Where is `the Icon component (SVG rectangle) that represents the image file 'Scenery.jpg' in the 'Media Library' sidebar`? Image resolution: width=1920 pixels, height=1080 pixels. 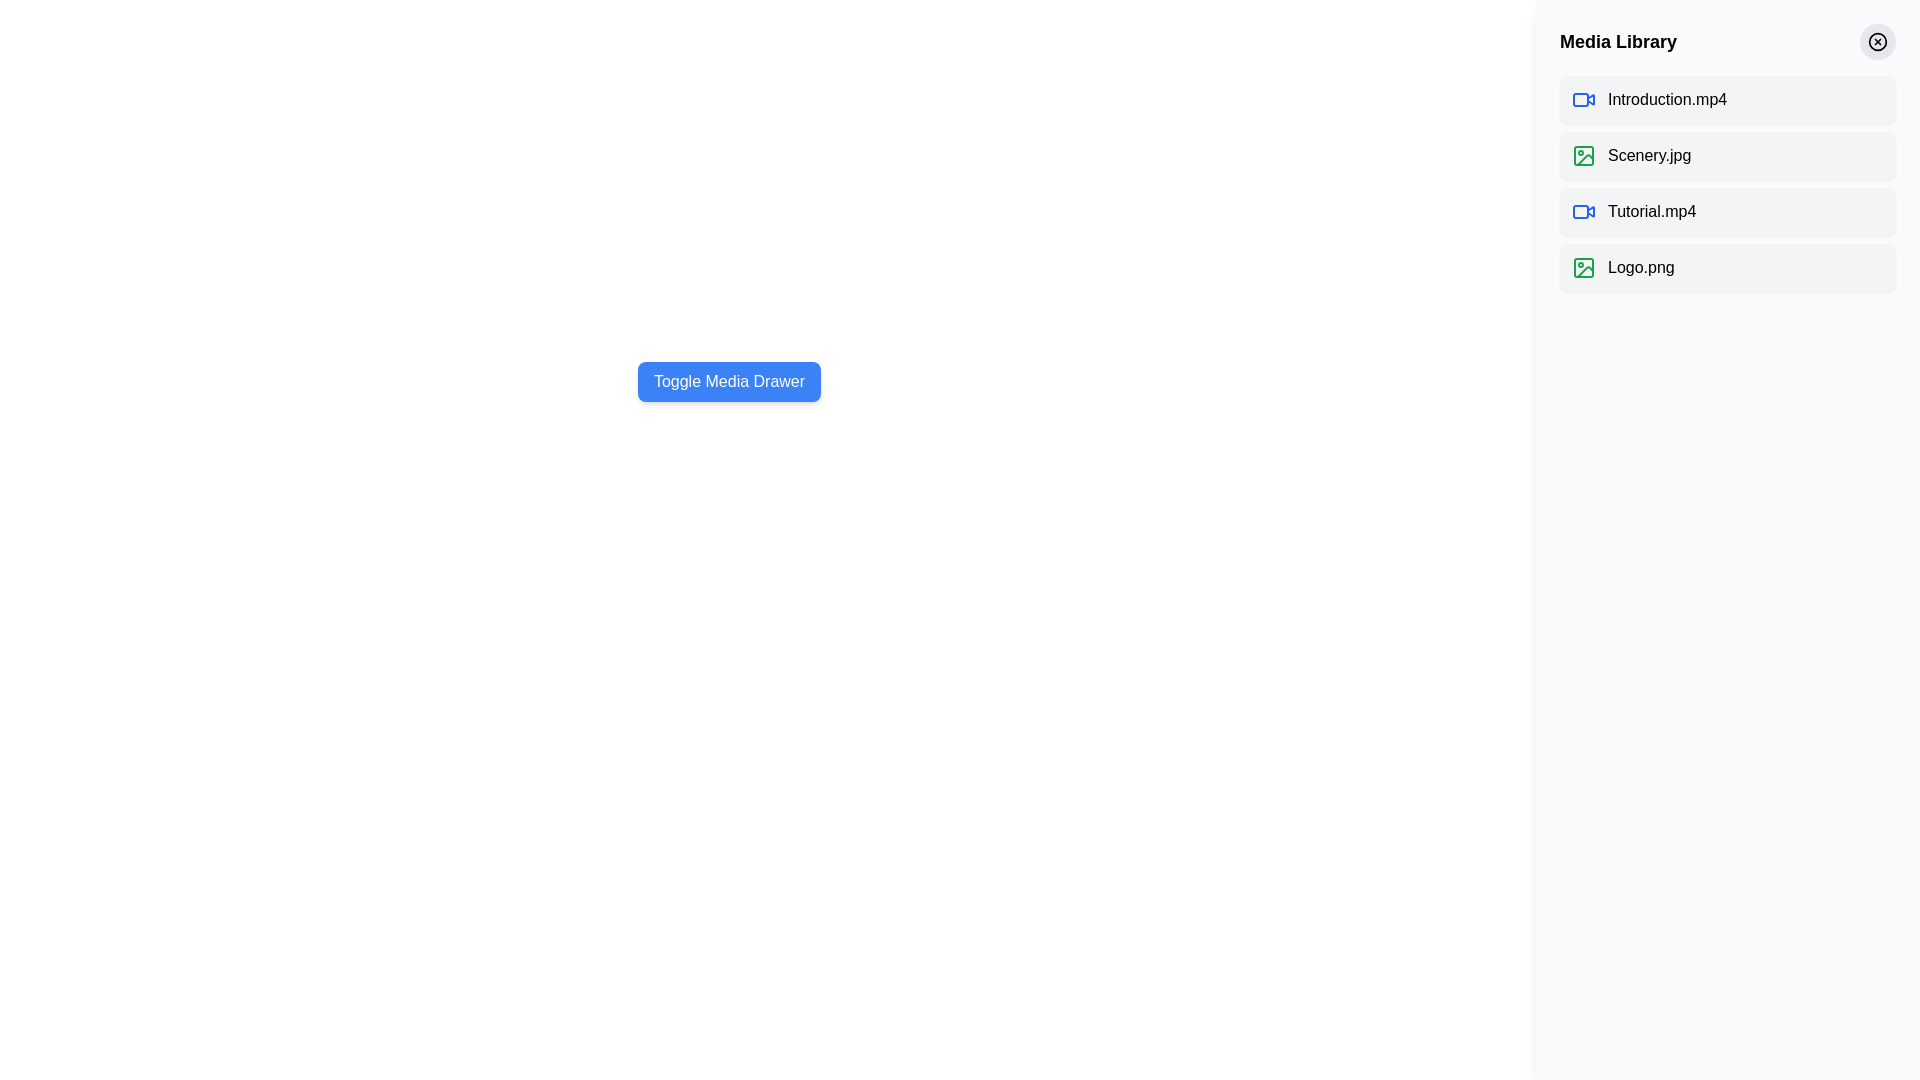
the Icon component (SVG rectangle) that represents the image file 'Scenery.jpg' in the 'Media Library' sidebar is located at coordinates (1583, 154).